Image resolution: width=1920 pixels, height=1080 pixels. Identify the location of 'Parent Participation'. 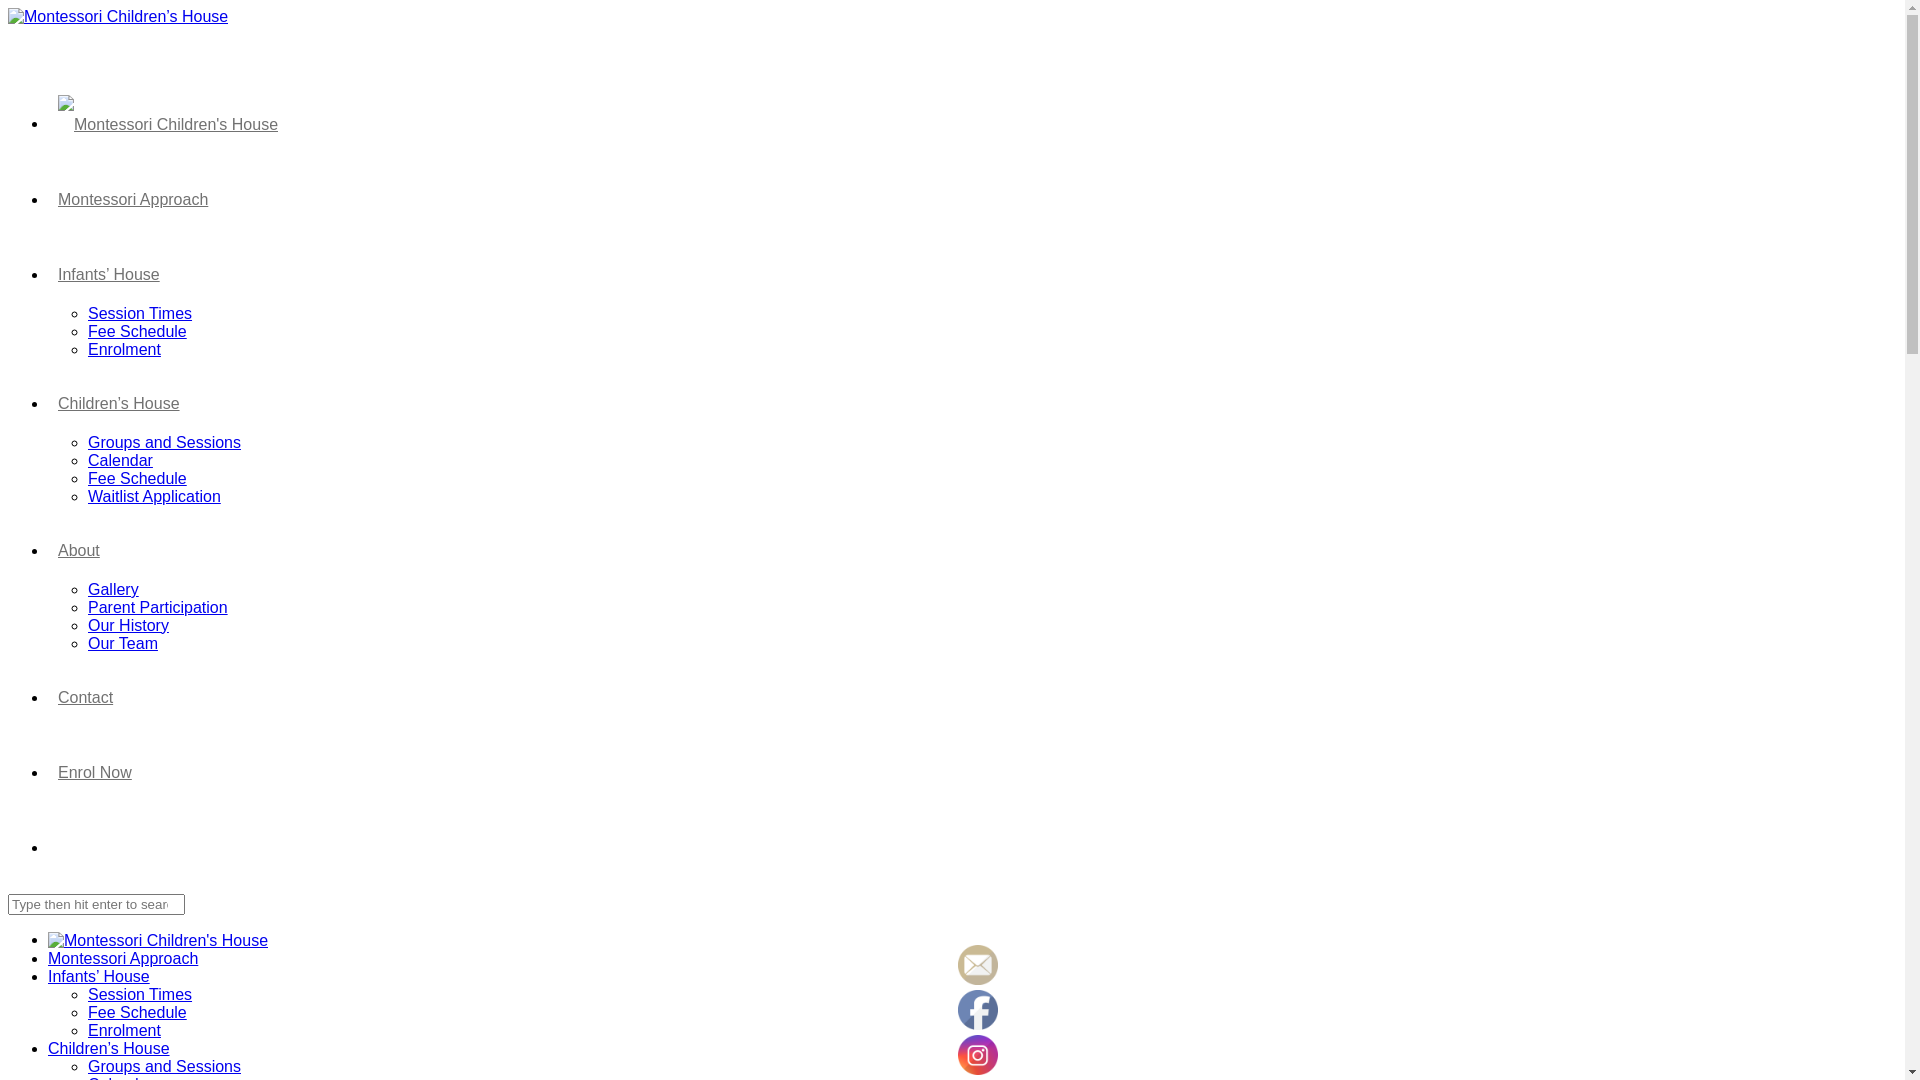
(157, 606).